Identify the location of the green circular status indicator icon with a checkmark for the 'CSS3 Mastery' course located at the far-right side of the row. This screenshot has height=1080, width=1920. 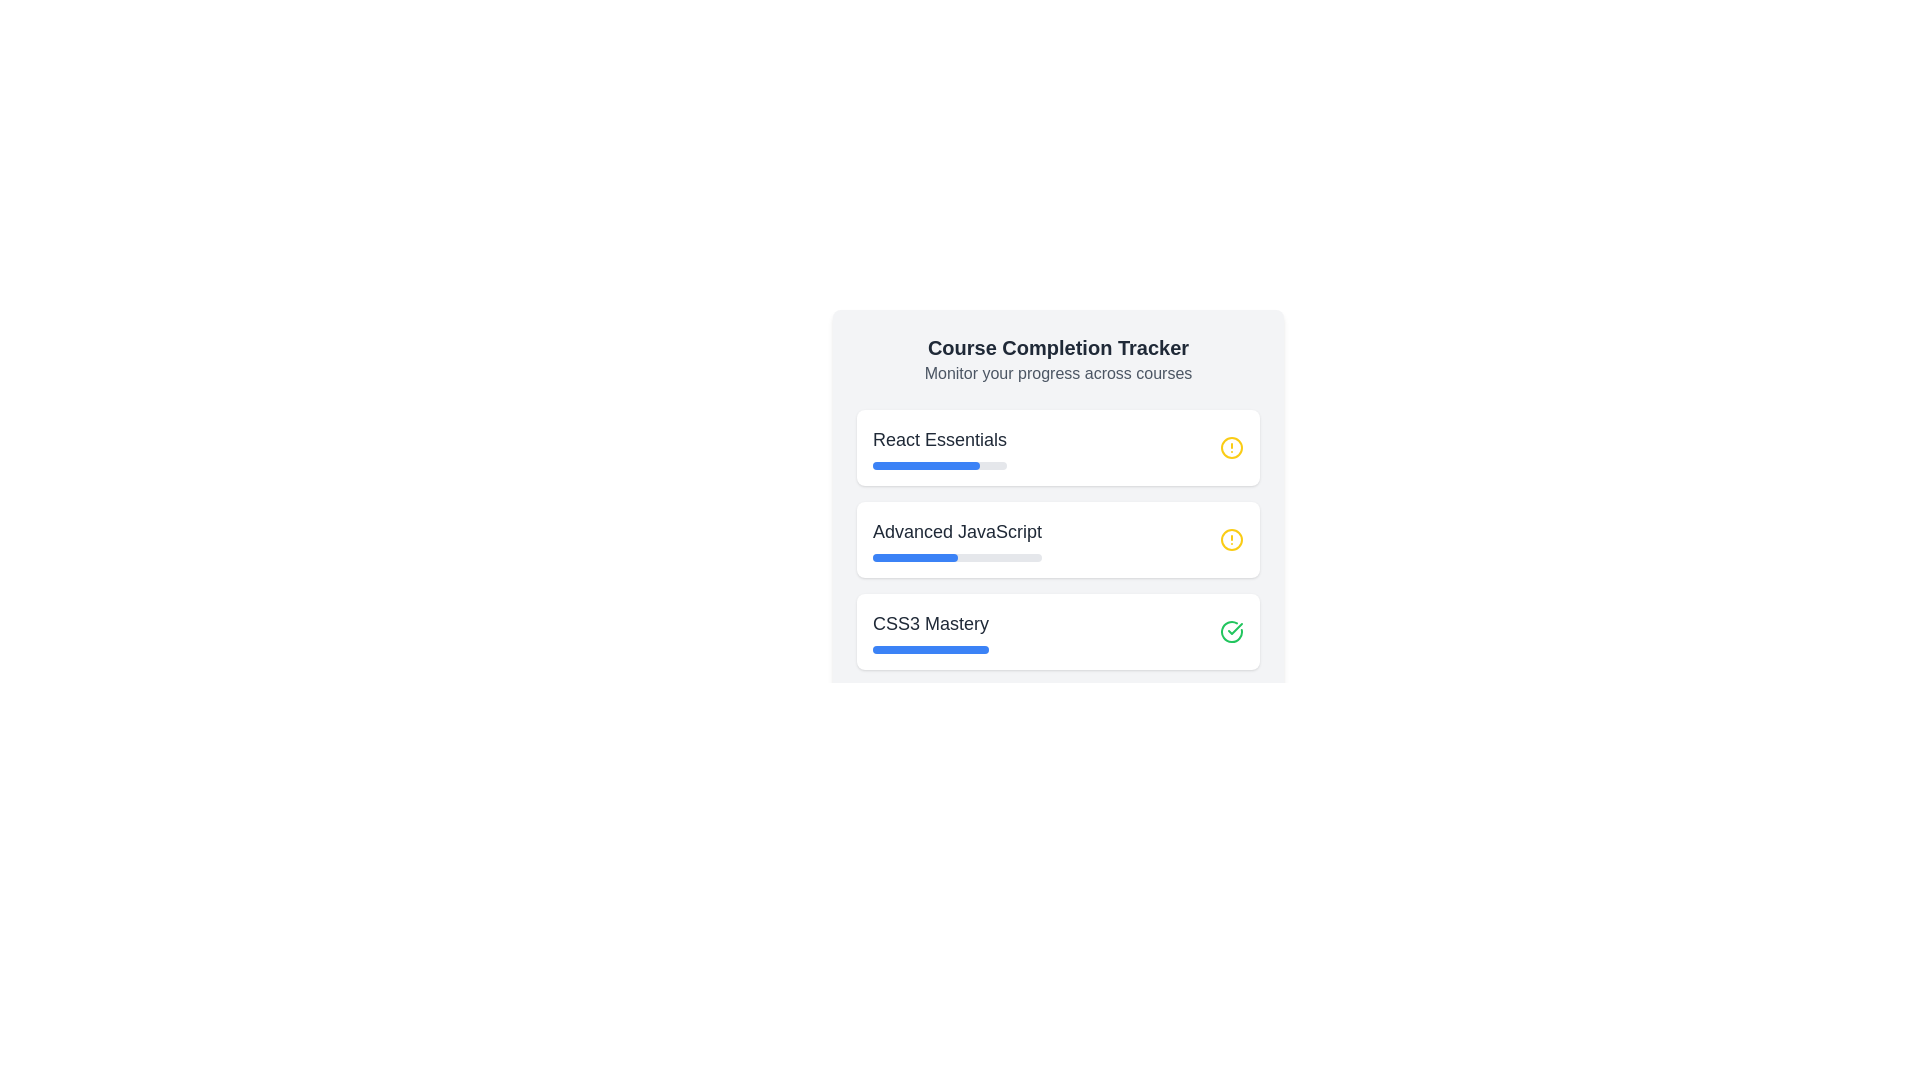
(1231, 632).